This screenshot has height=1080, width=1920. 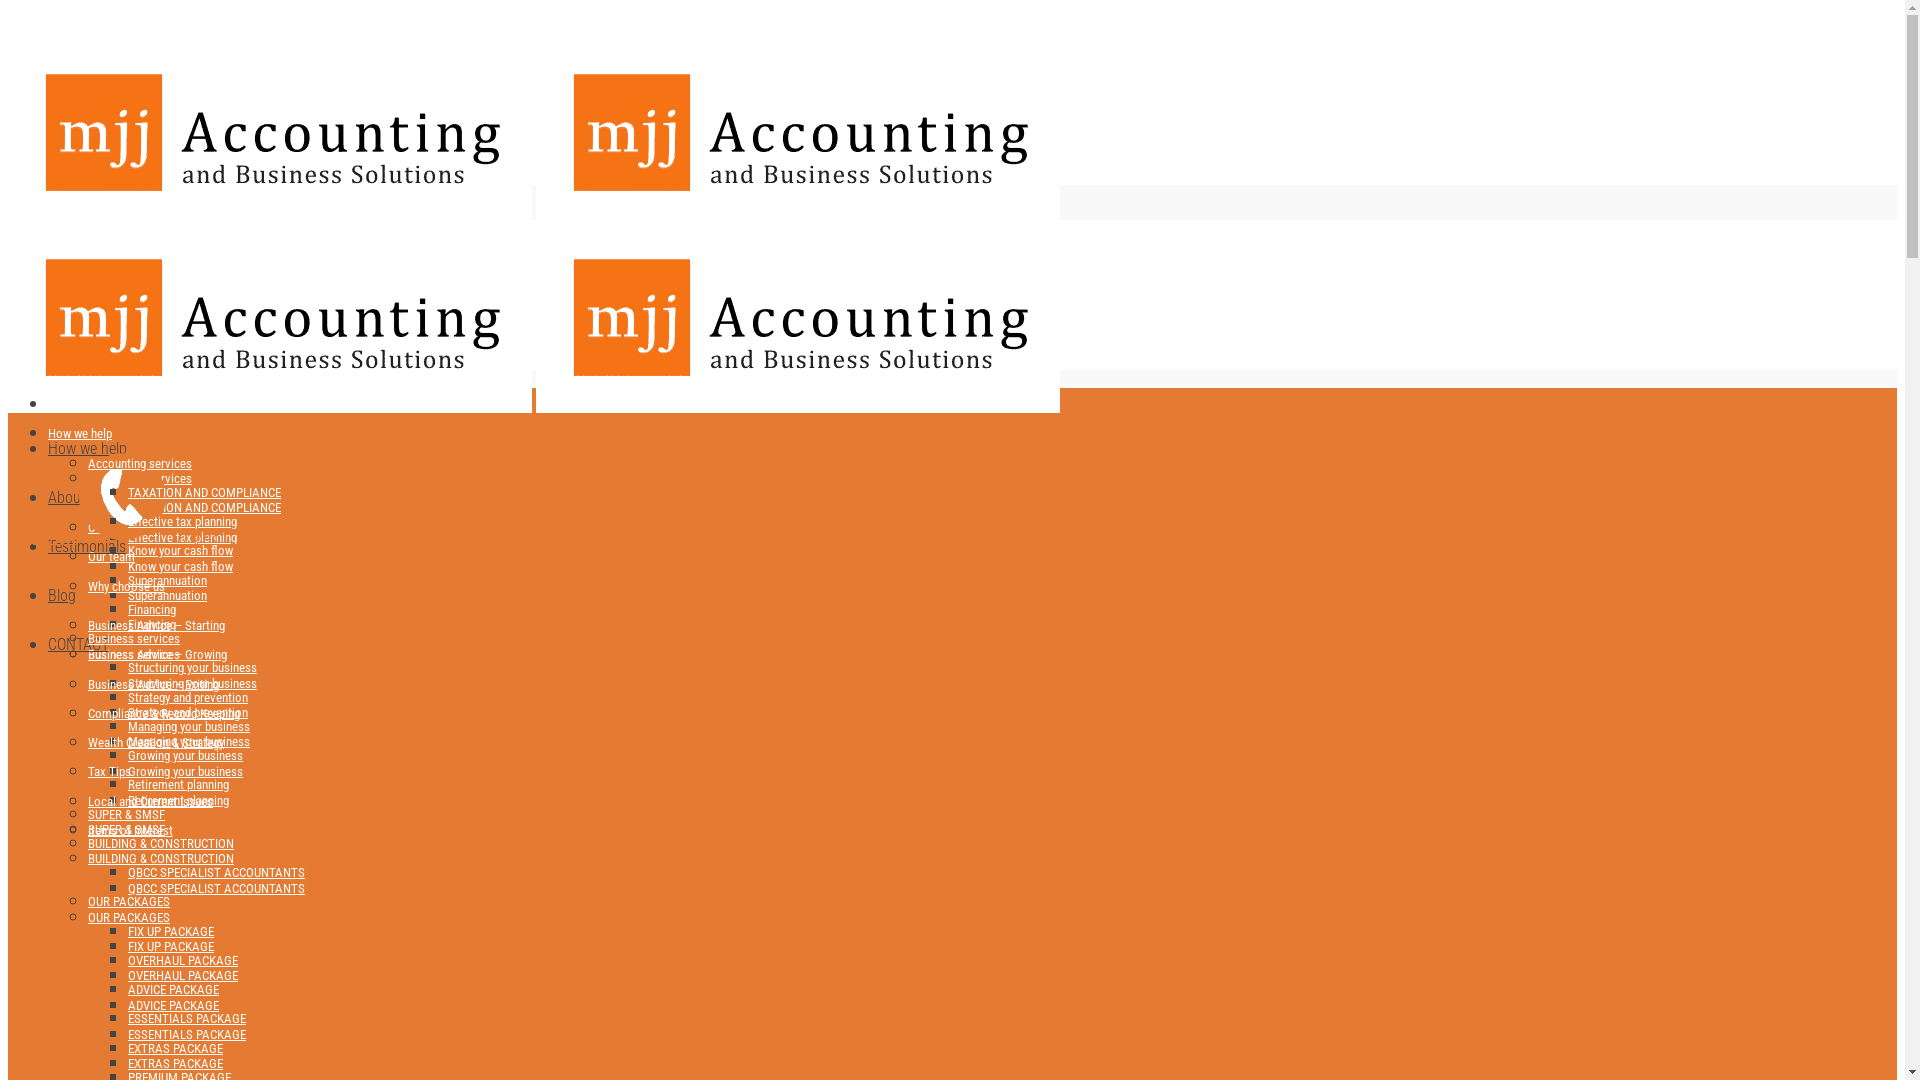 What do you see at coordinates (185, 755) in the screenshot?
I see `'Growing your business'` at bounding box center [185, 755].